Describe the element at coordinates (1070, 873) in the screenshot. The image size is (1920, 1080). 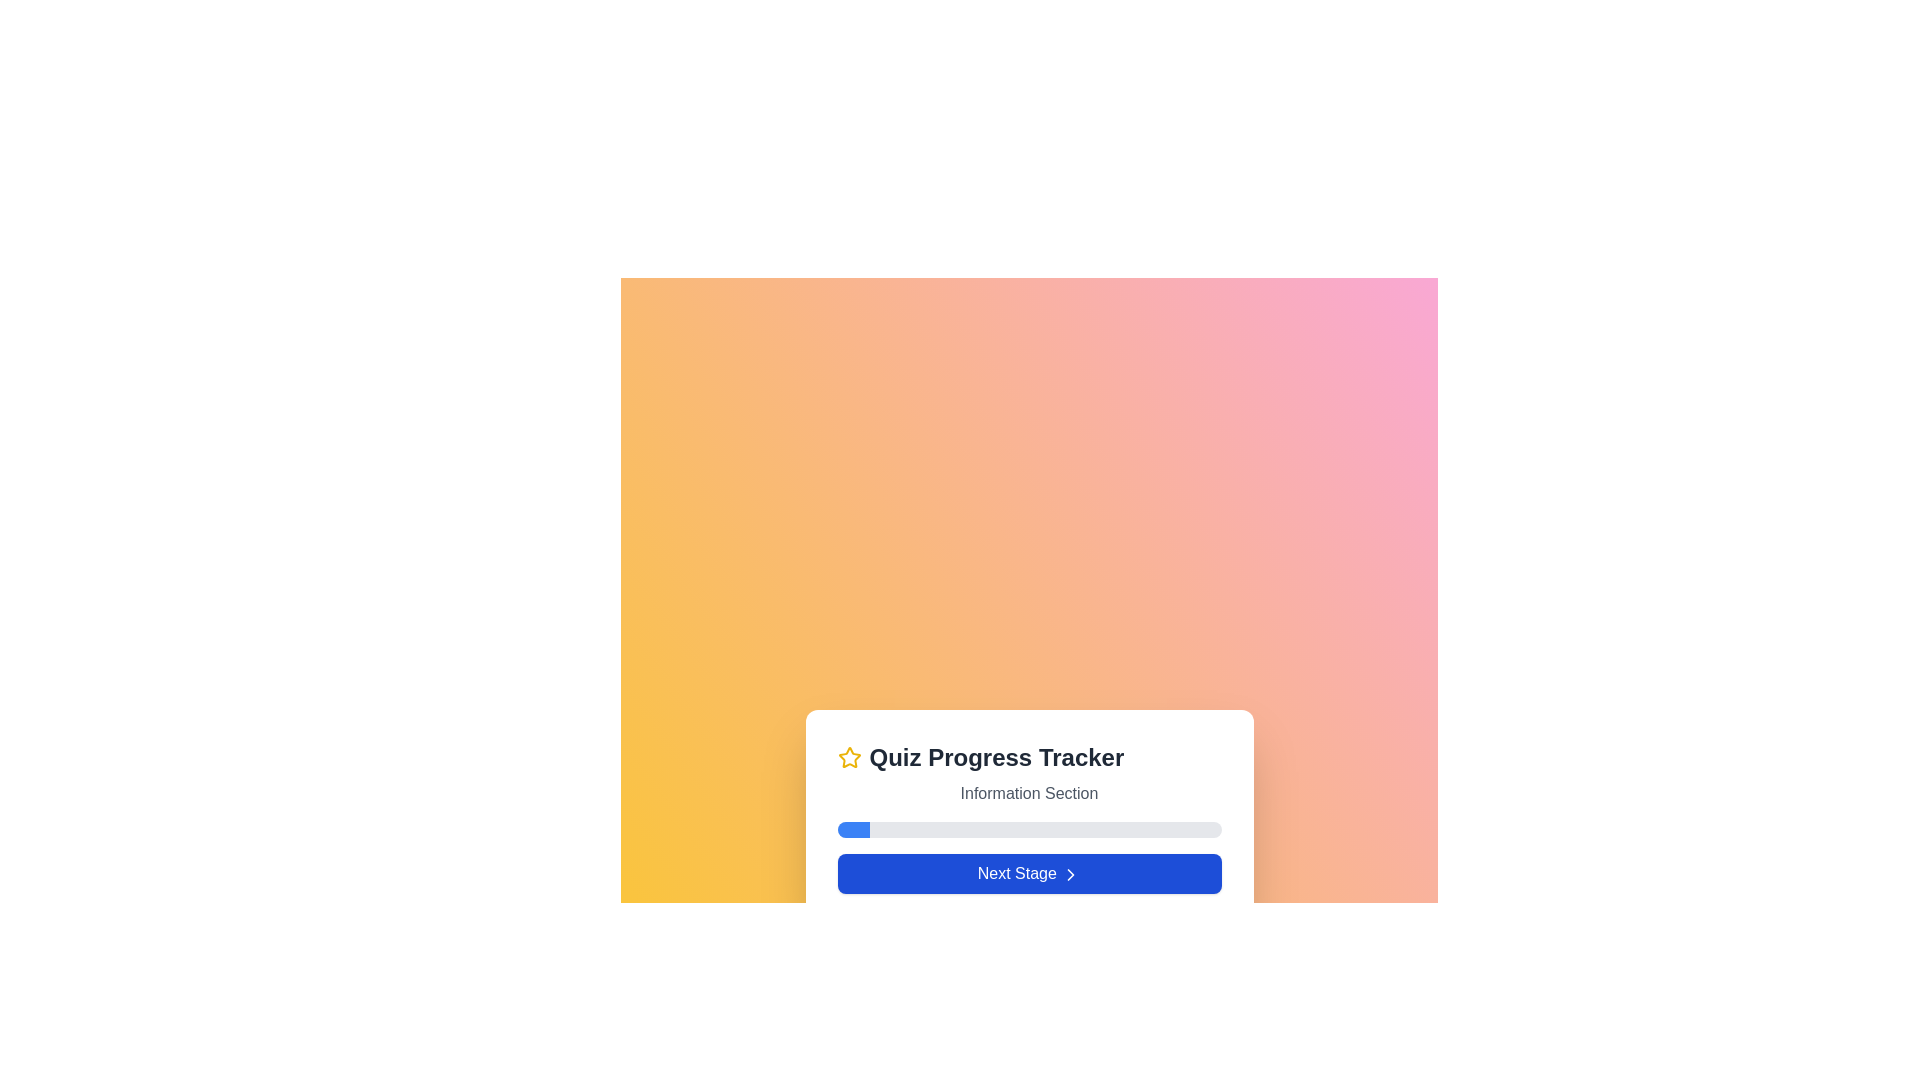
I see `the chevron icon located at the rightmost side of the 'Next Stage' button to indicate forward navigation` at that location.